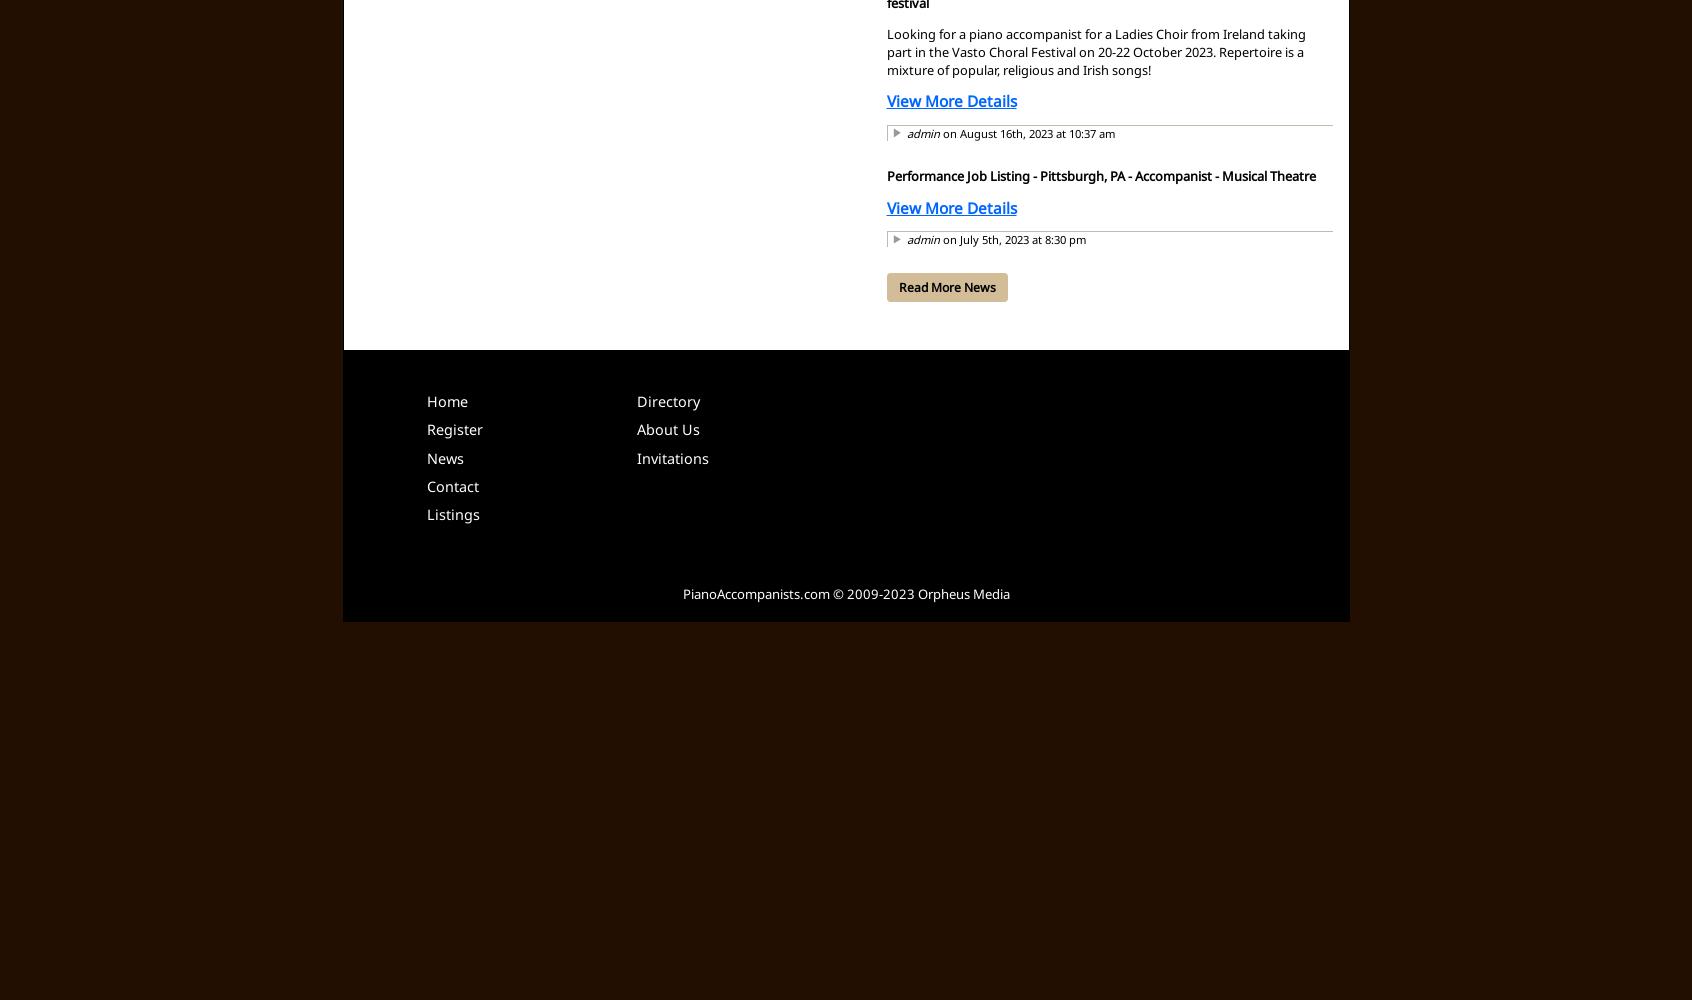 The width and height of the screenshot is (1692, 1000). I want to click on 'Invitations', so click(672, 456).